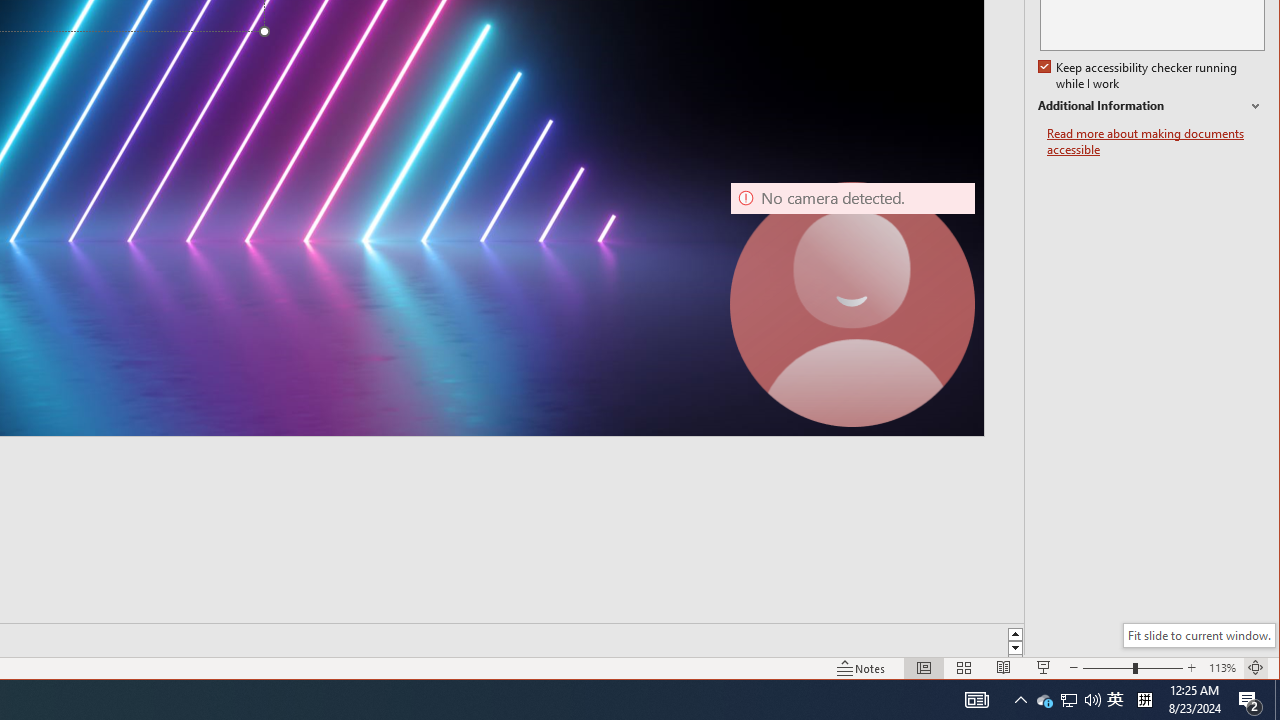 The height and width of the screenshot is (720, 1280). I want to click on 'Read more about making documents accessible', so click(1155, 141).